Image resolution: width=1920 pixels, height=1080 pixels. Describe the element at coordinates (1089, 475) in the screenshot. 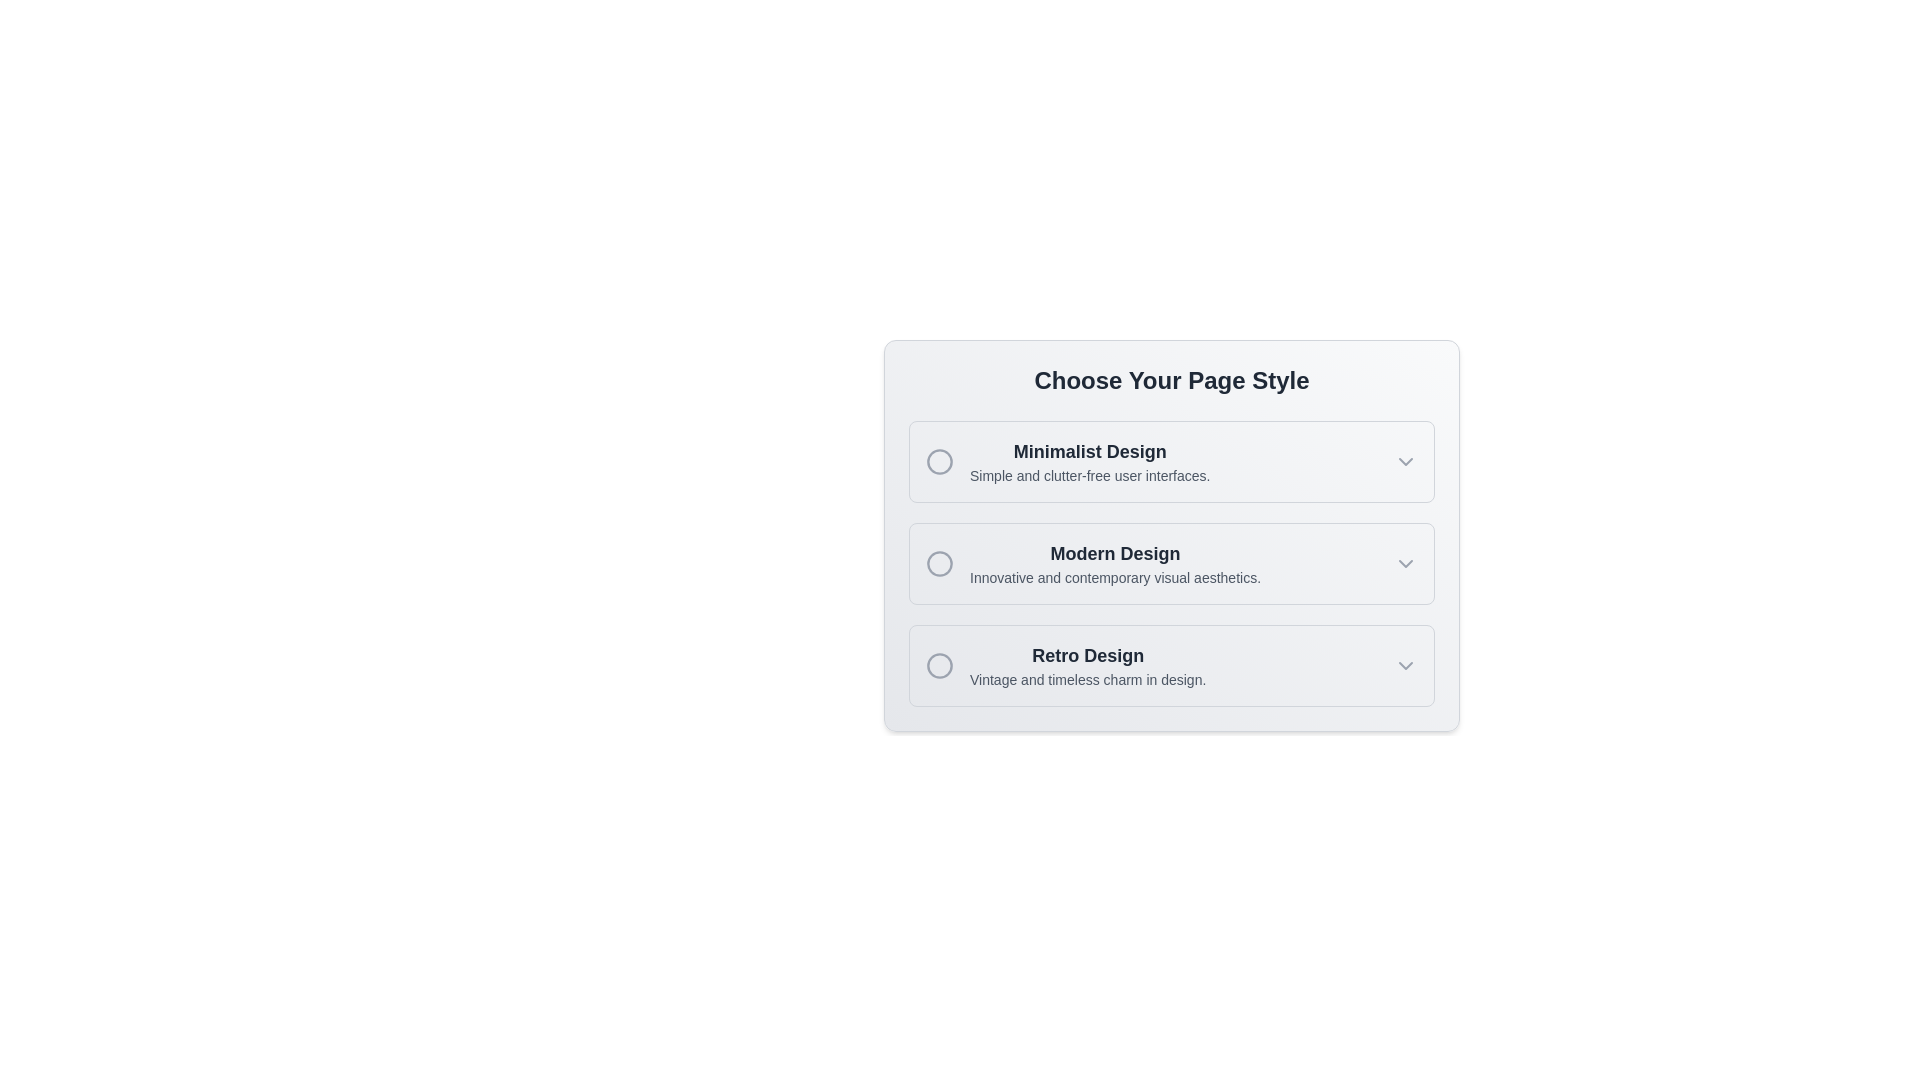

I see `the text label displaying 'Simple and clutter-free user interfaces.' located below the heading 'Minimalist Design.'` at that location.